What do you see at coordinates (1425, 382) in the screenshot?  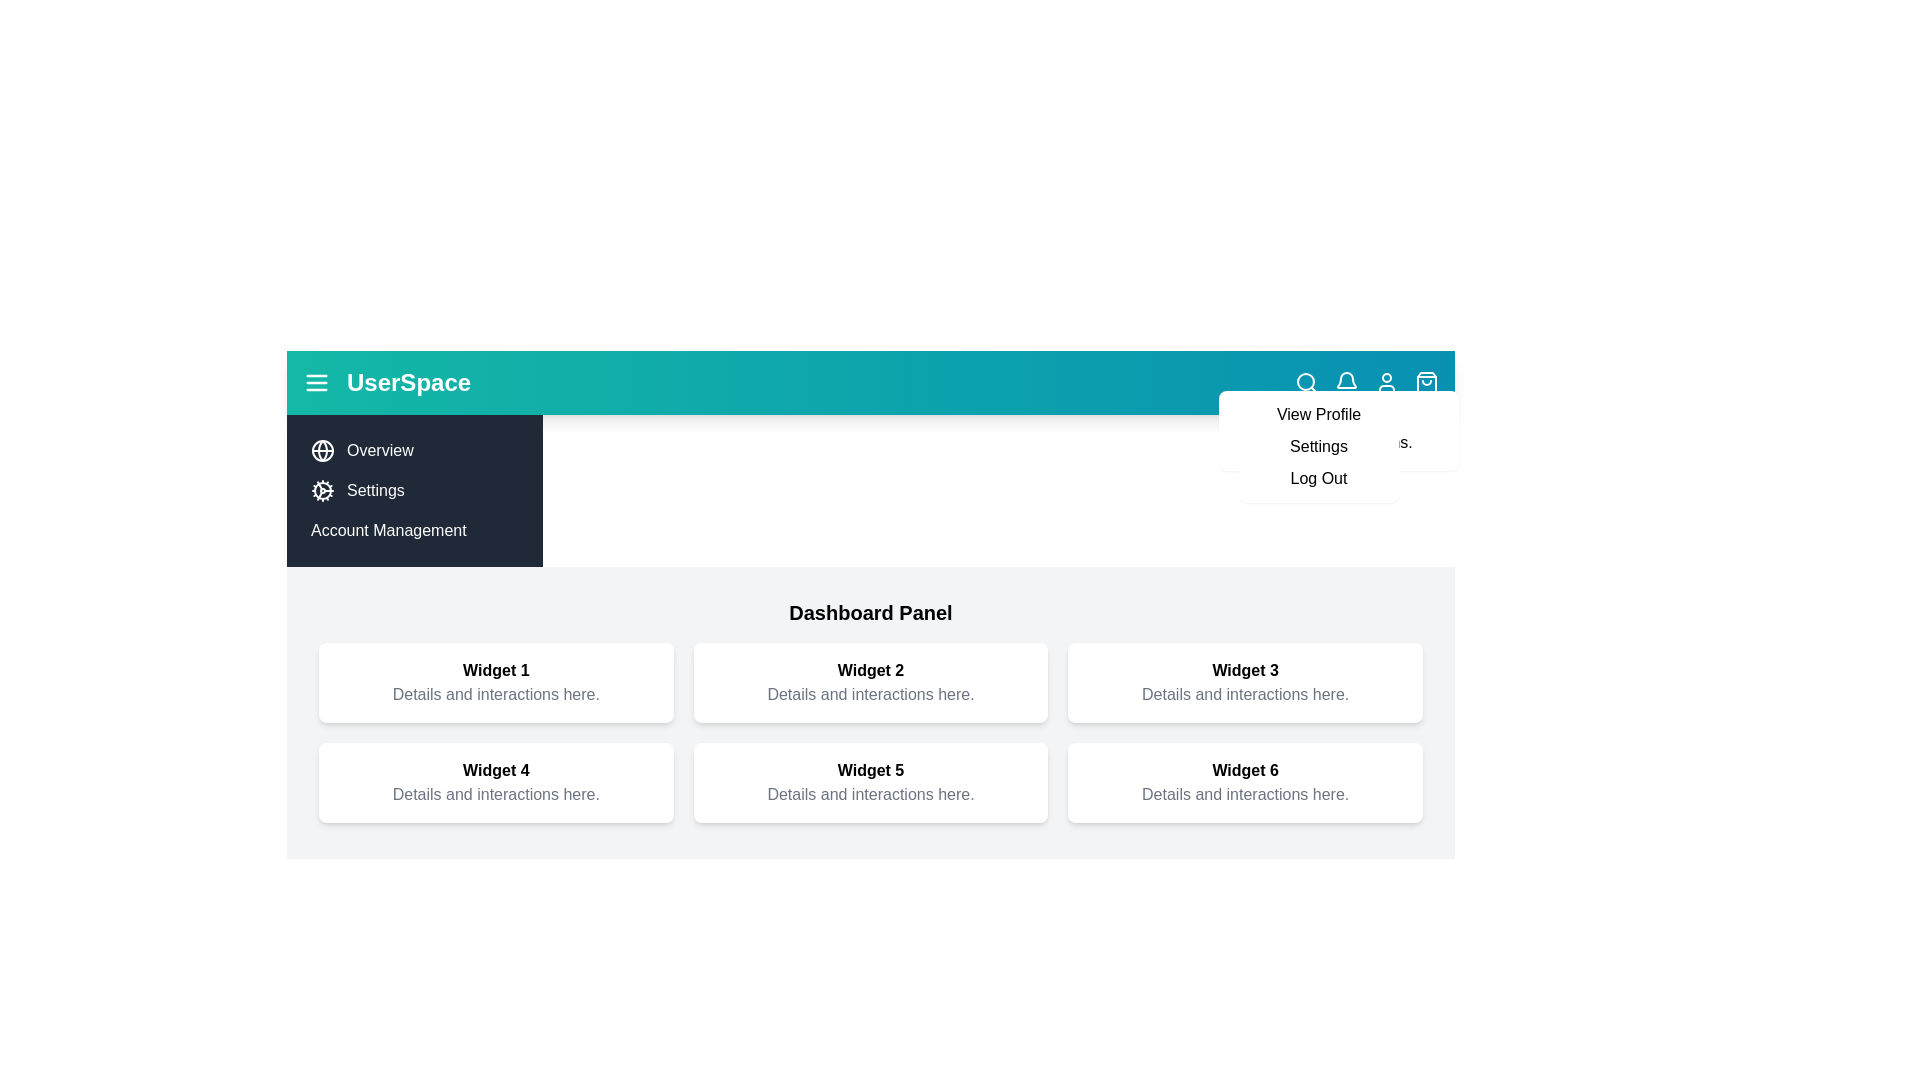 I see `the shopping bag icon, which is the fifth icon from the left in the top navigation bar` at bounding box center [1425, 382].